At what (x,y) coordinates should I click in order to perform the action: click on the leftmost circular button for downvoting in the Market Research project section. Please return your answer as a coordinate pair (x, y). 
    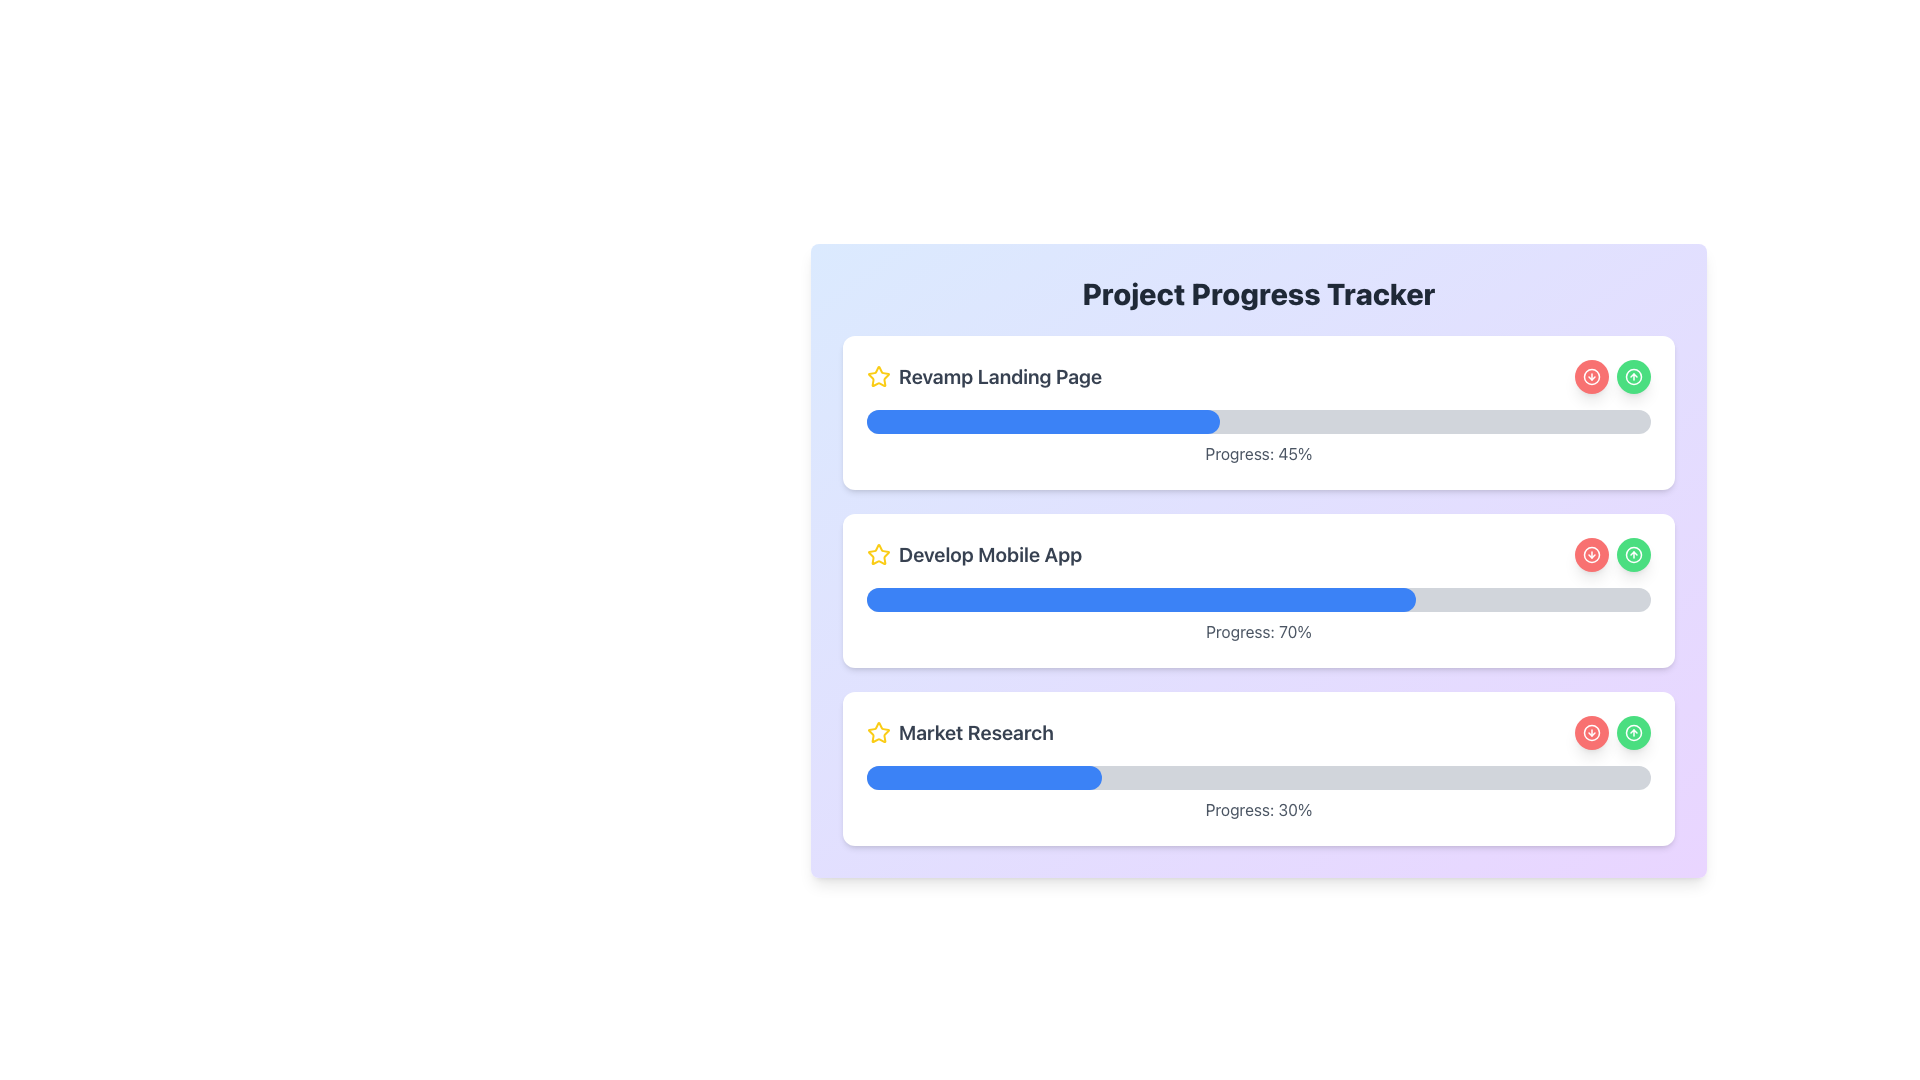
    Looking at the image, I should click on (1591, 732).